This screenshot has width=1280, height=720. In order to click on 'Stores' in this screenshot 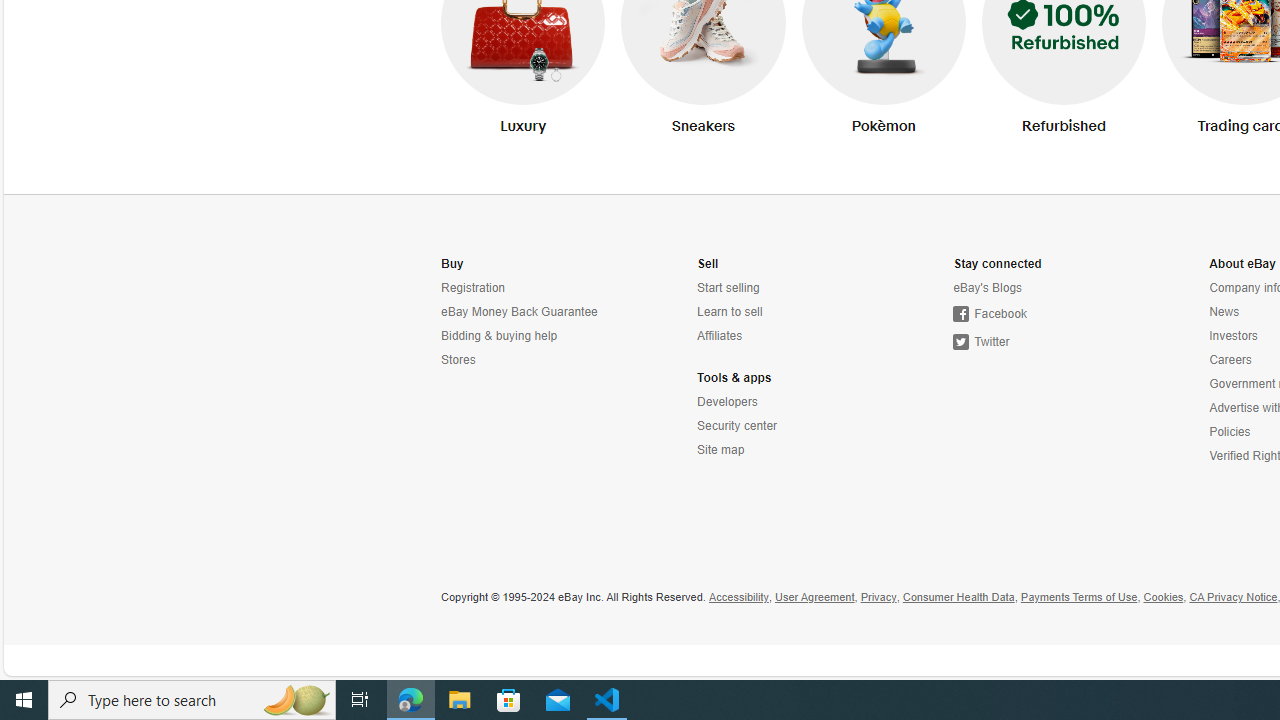, I will do `click(457, 360)`.